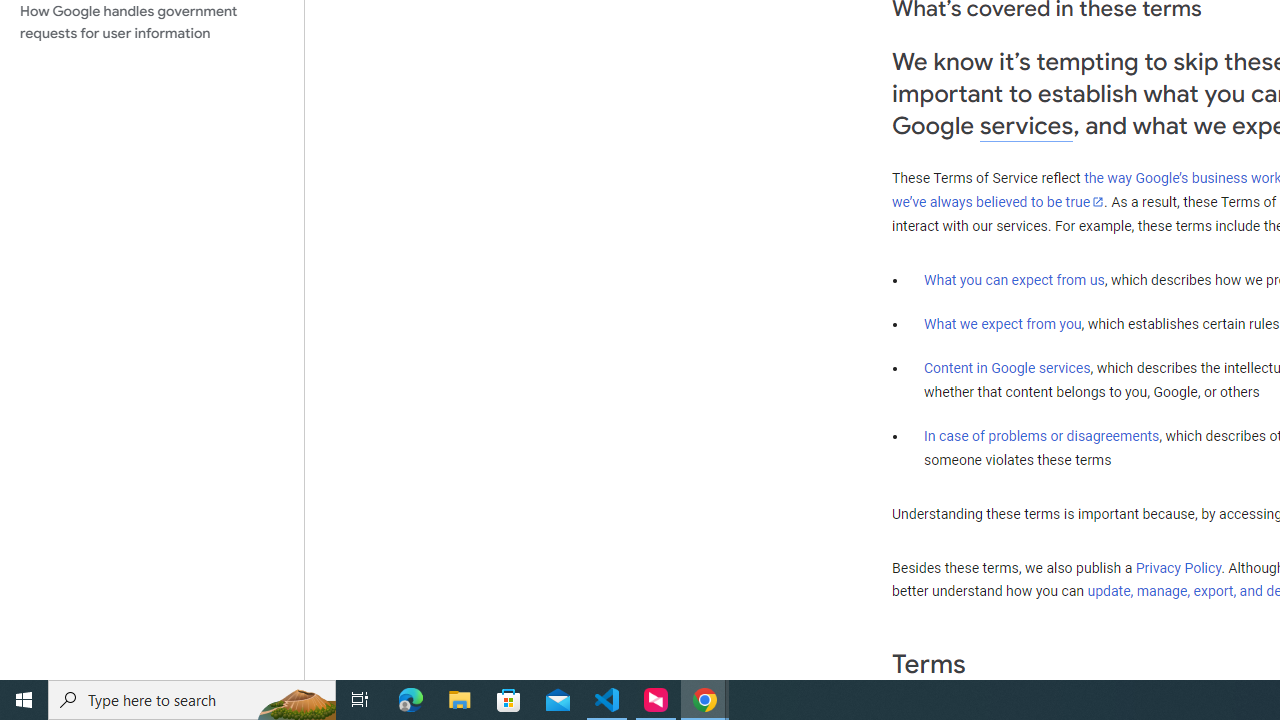 The image size is (1280, 720). Describe the element at coordinates (1026, 125) in the screenshot. I see `'services'` at that location.